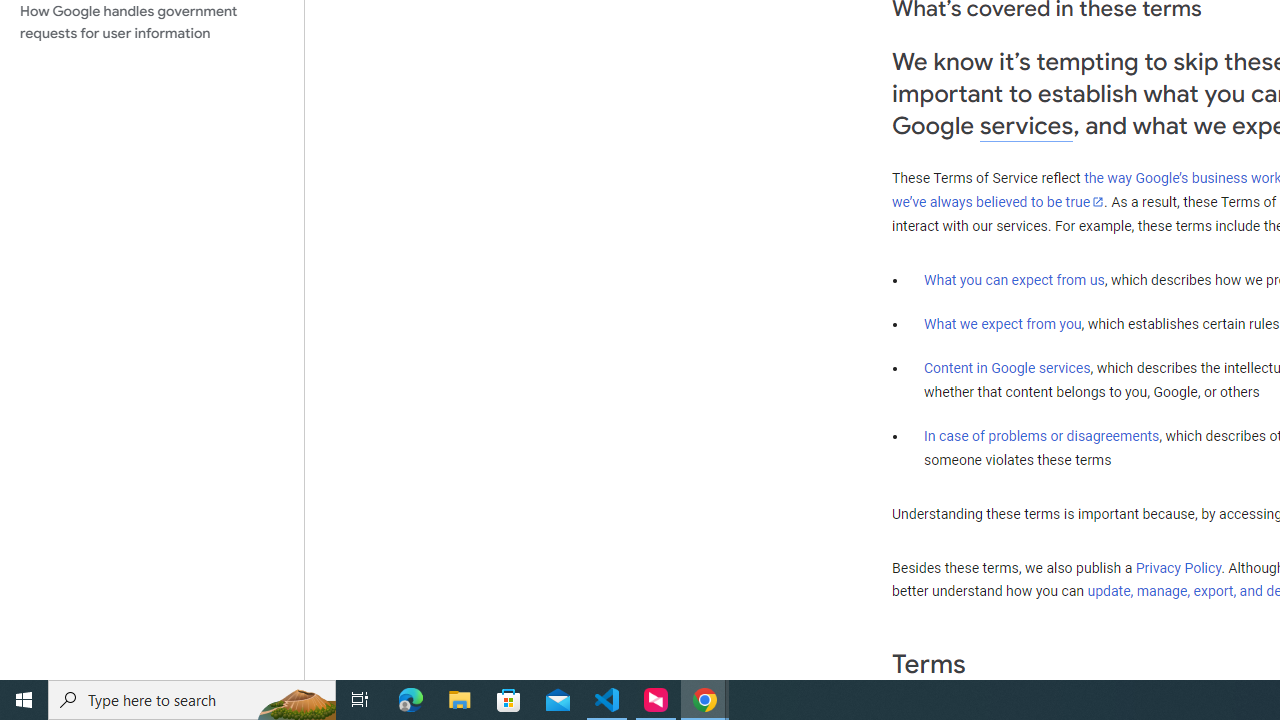 The image size is (1280, 720). Describe the element at coordinates (1026, 125) in the screenshot. I see `'services'` at that location.